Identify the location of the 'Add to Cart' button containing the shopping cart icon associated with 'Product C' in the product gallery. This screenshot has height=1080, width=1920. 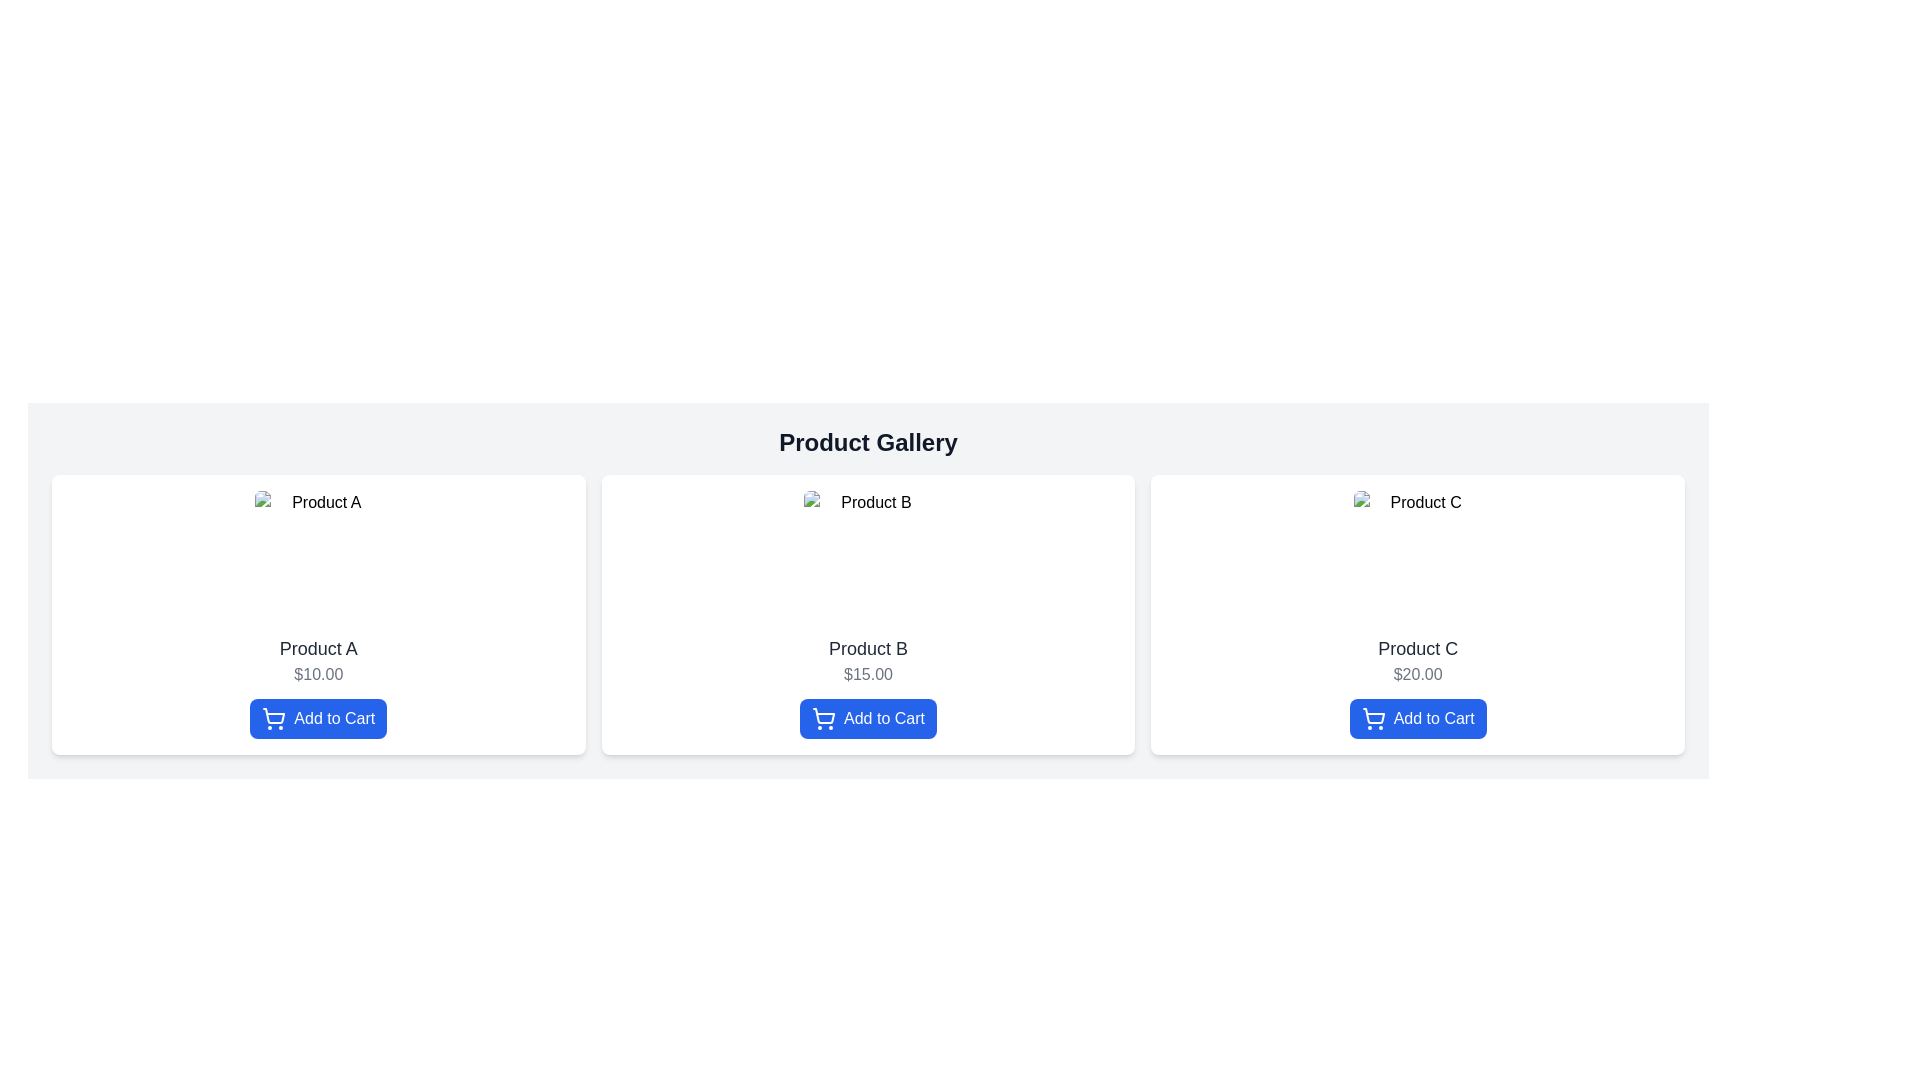
(1372, 715).